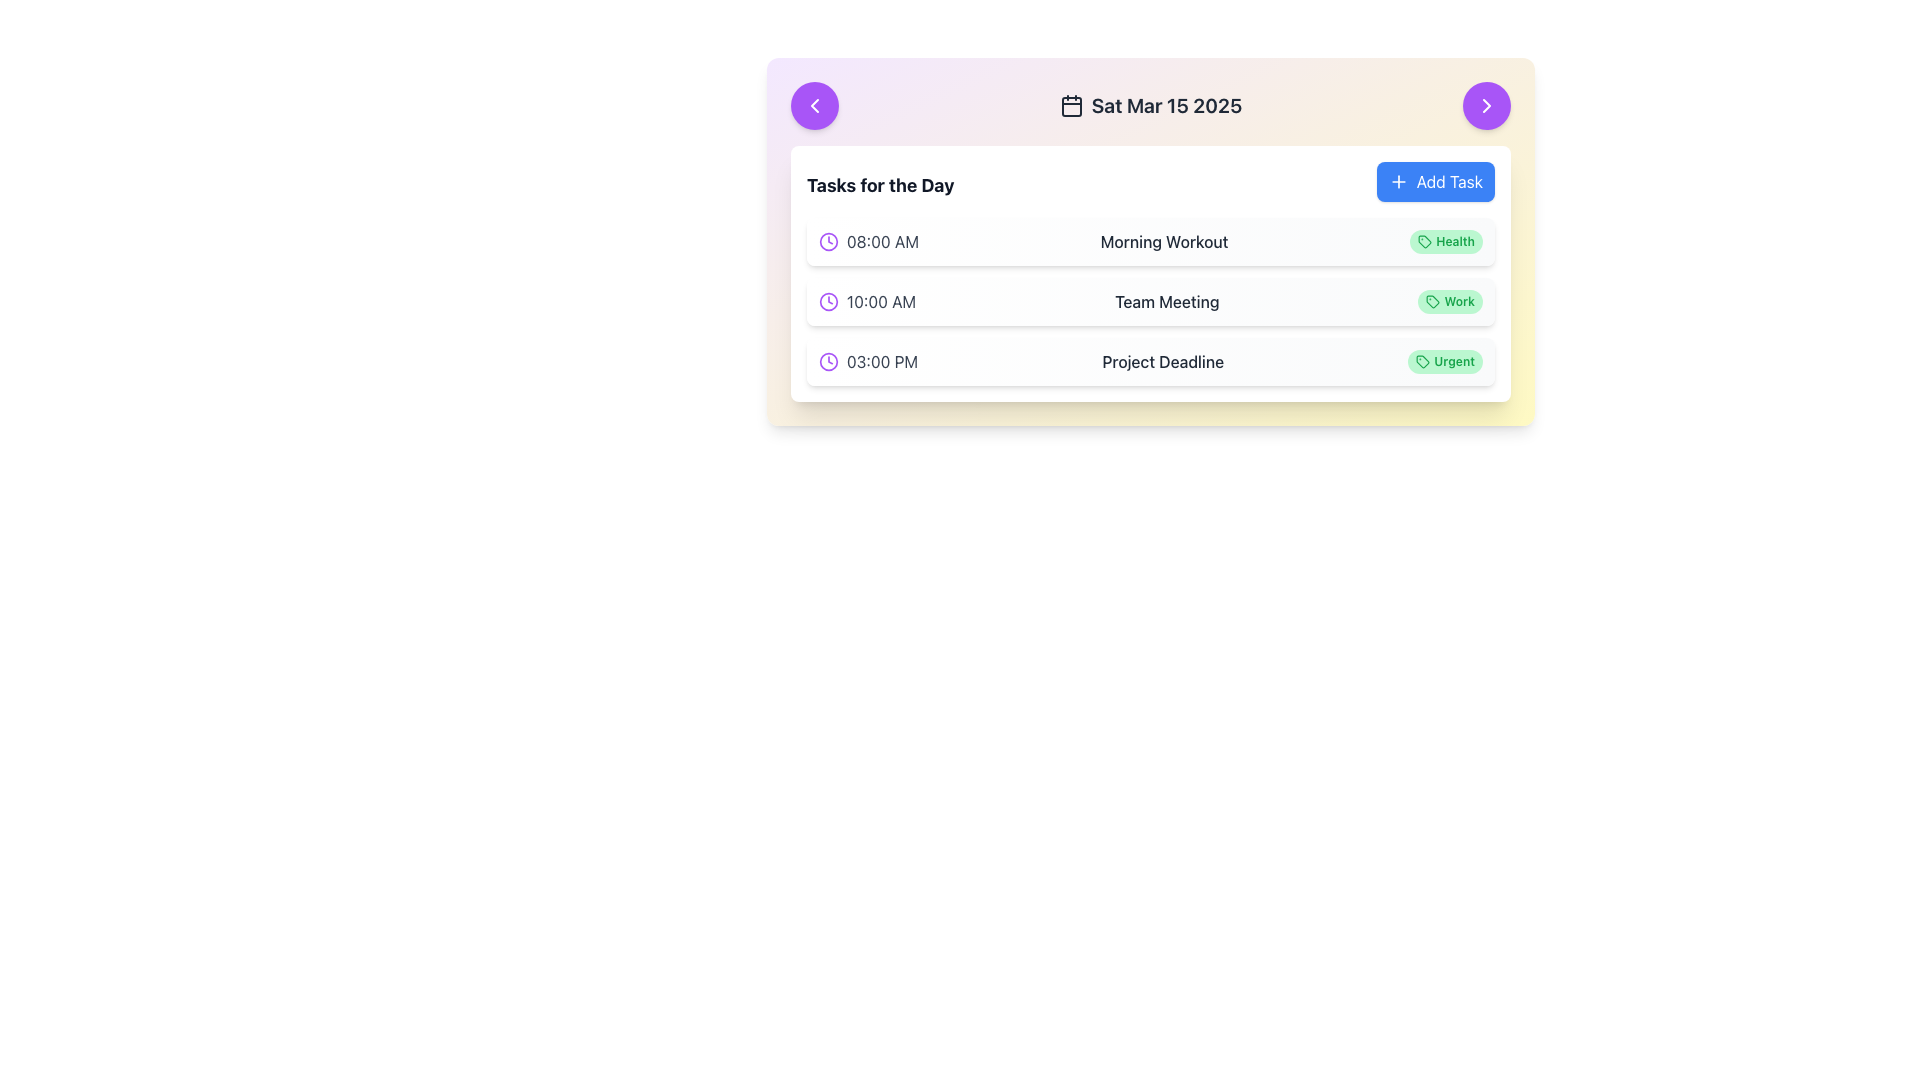 The image size is (1920, 1080). I want to click on the third Task List Item in the 'Tasks for the Day' card, which displays the time '03:00 PM', title 'Project Deadline', and the badge 'Urgent' in green, so click(1151, 362).